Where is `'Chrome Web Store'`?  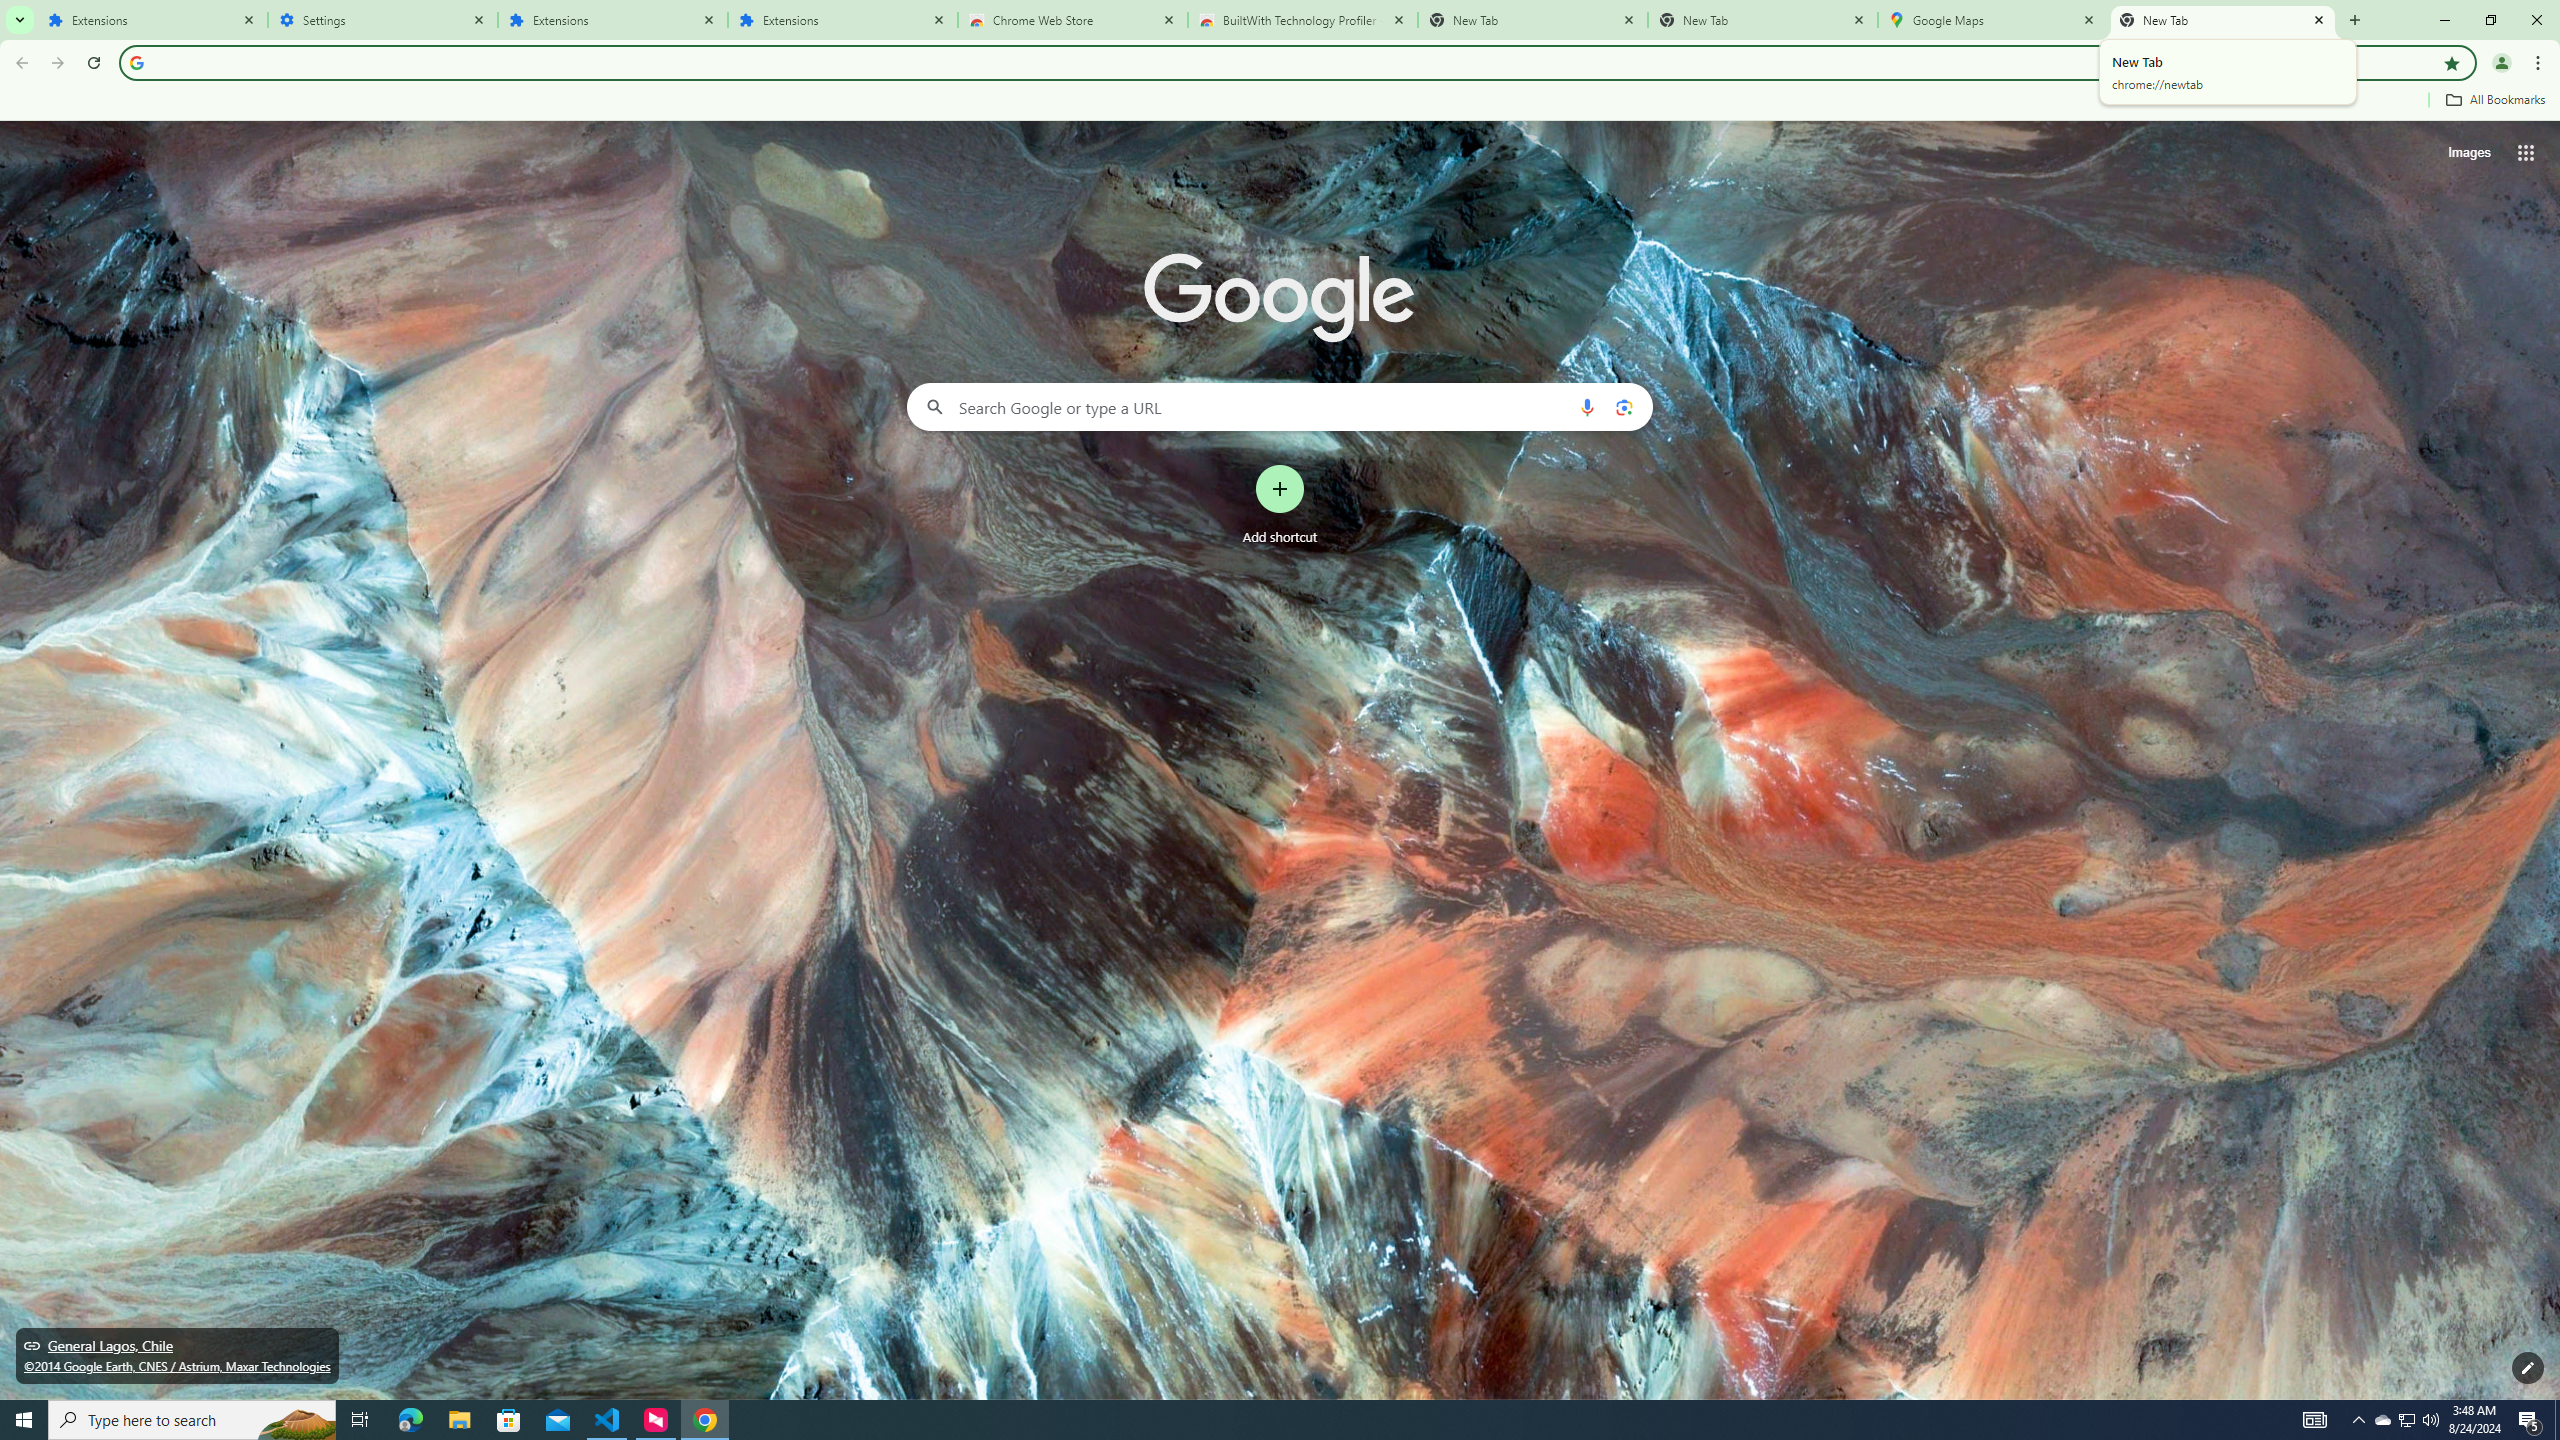 'Chrome Web Store' is located at coordinates (1072, 19).